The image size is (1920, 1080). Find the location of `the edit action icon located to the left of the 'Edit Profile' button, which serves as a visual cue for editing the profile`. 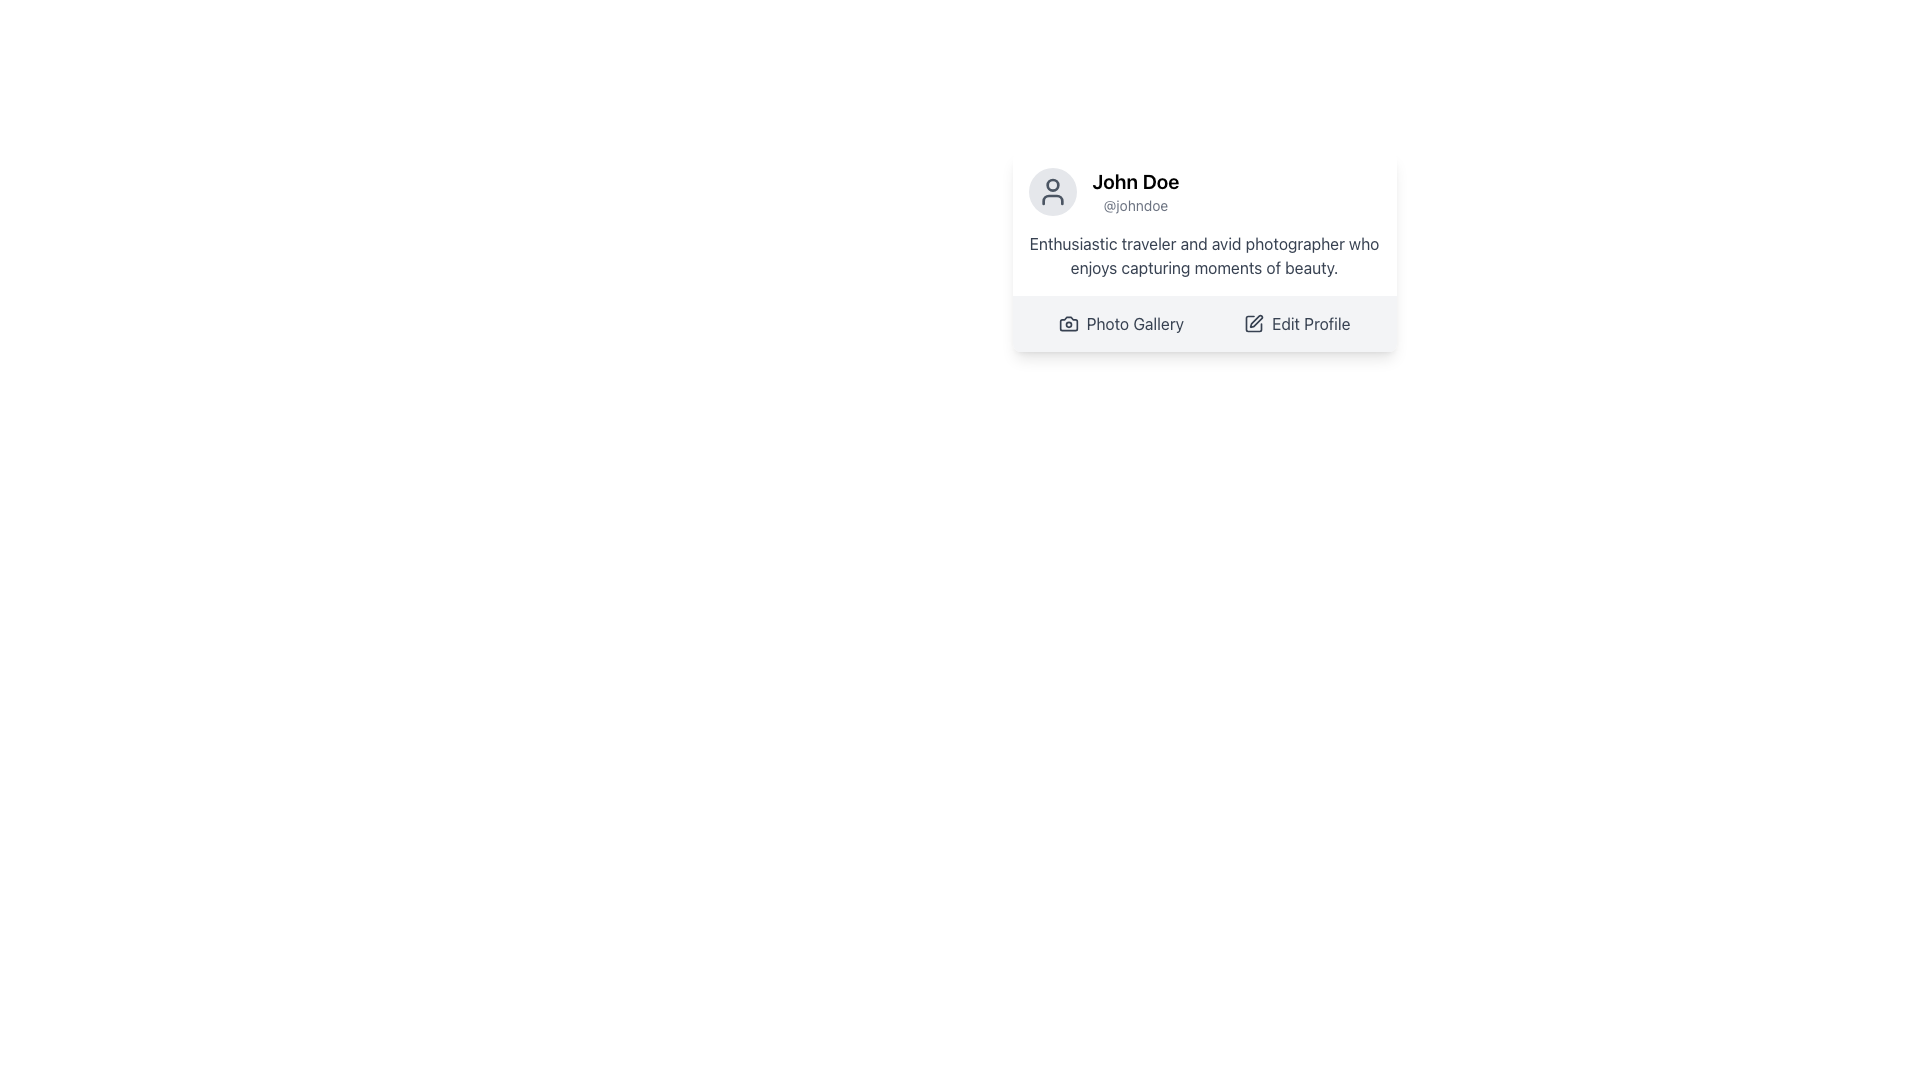

the edit action icon located to the left of the 'Edit Profile' button, which serves as a visual cue for editing the profile is located at coordinates (1253, 323).